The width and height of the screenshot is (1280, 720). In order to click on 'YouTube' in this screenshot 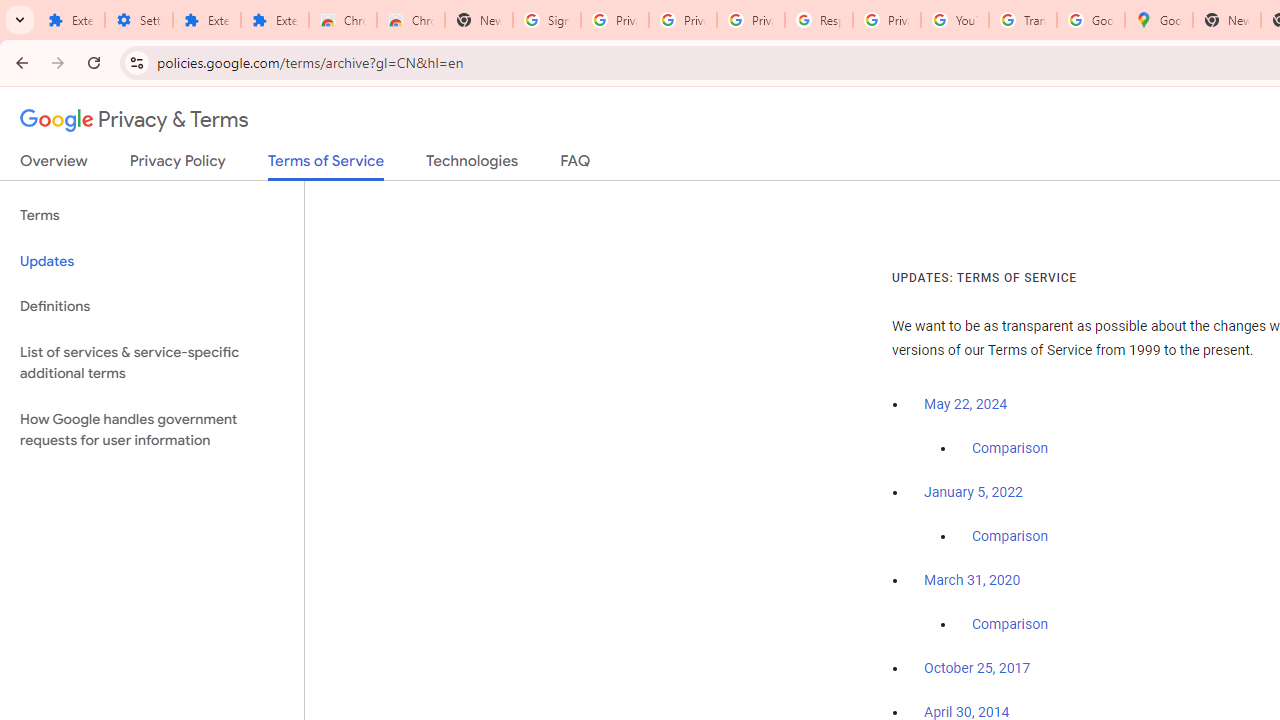, I will do `click(953, 20)`.